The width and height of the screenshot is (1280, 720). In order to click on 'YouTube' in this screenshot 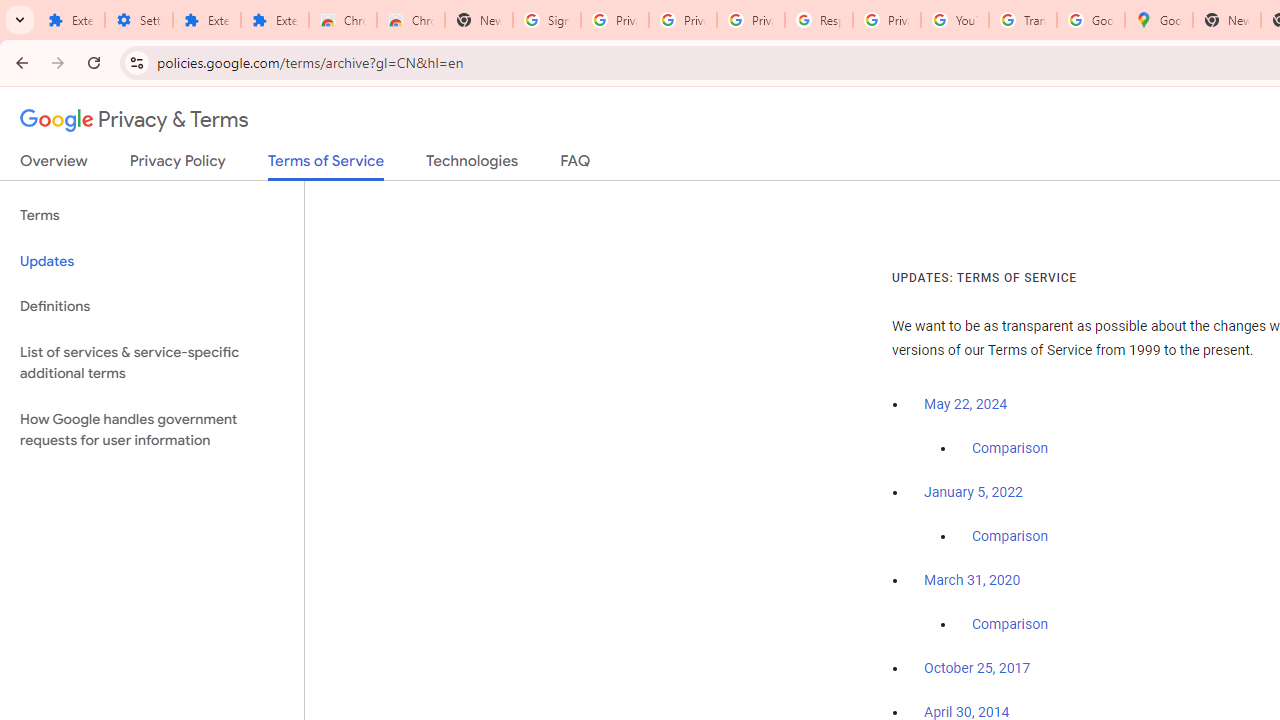, I will do `click(953, 20)`.